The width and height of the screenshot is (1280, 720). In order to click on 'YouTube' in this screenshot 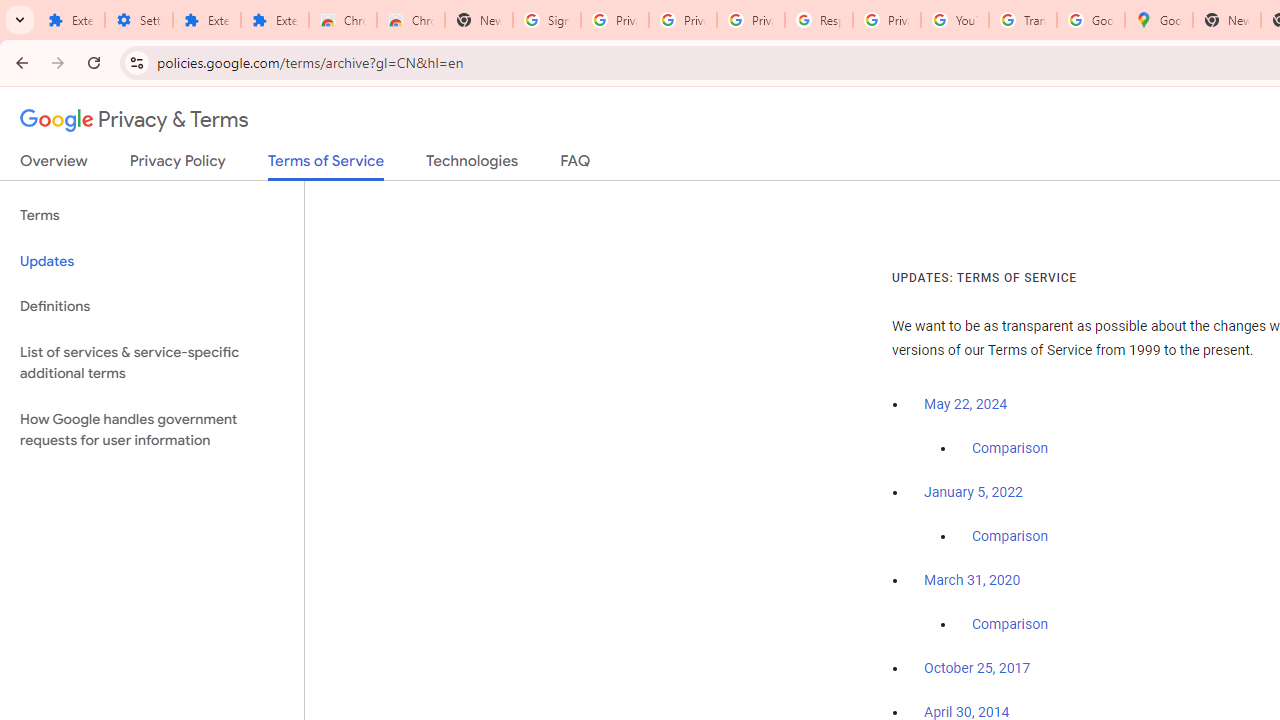, I will do `click(953, 20)`.